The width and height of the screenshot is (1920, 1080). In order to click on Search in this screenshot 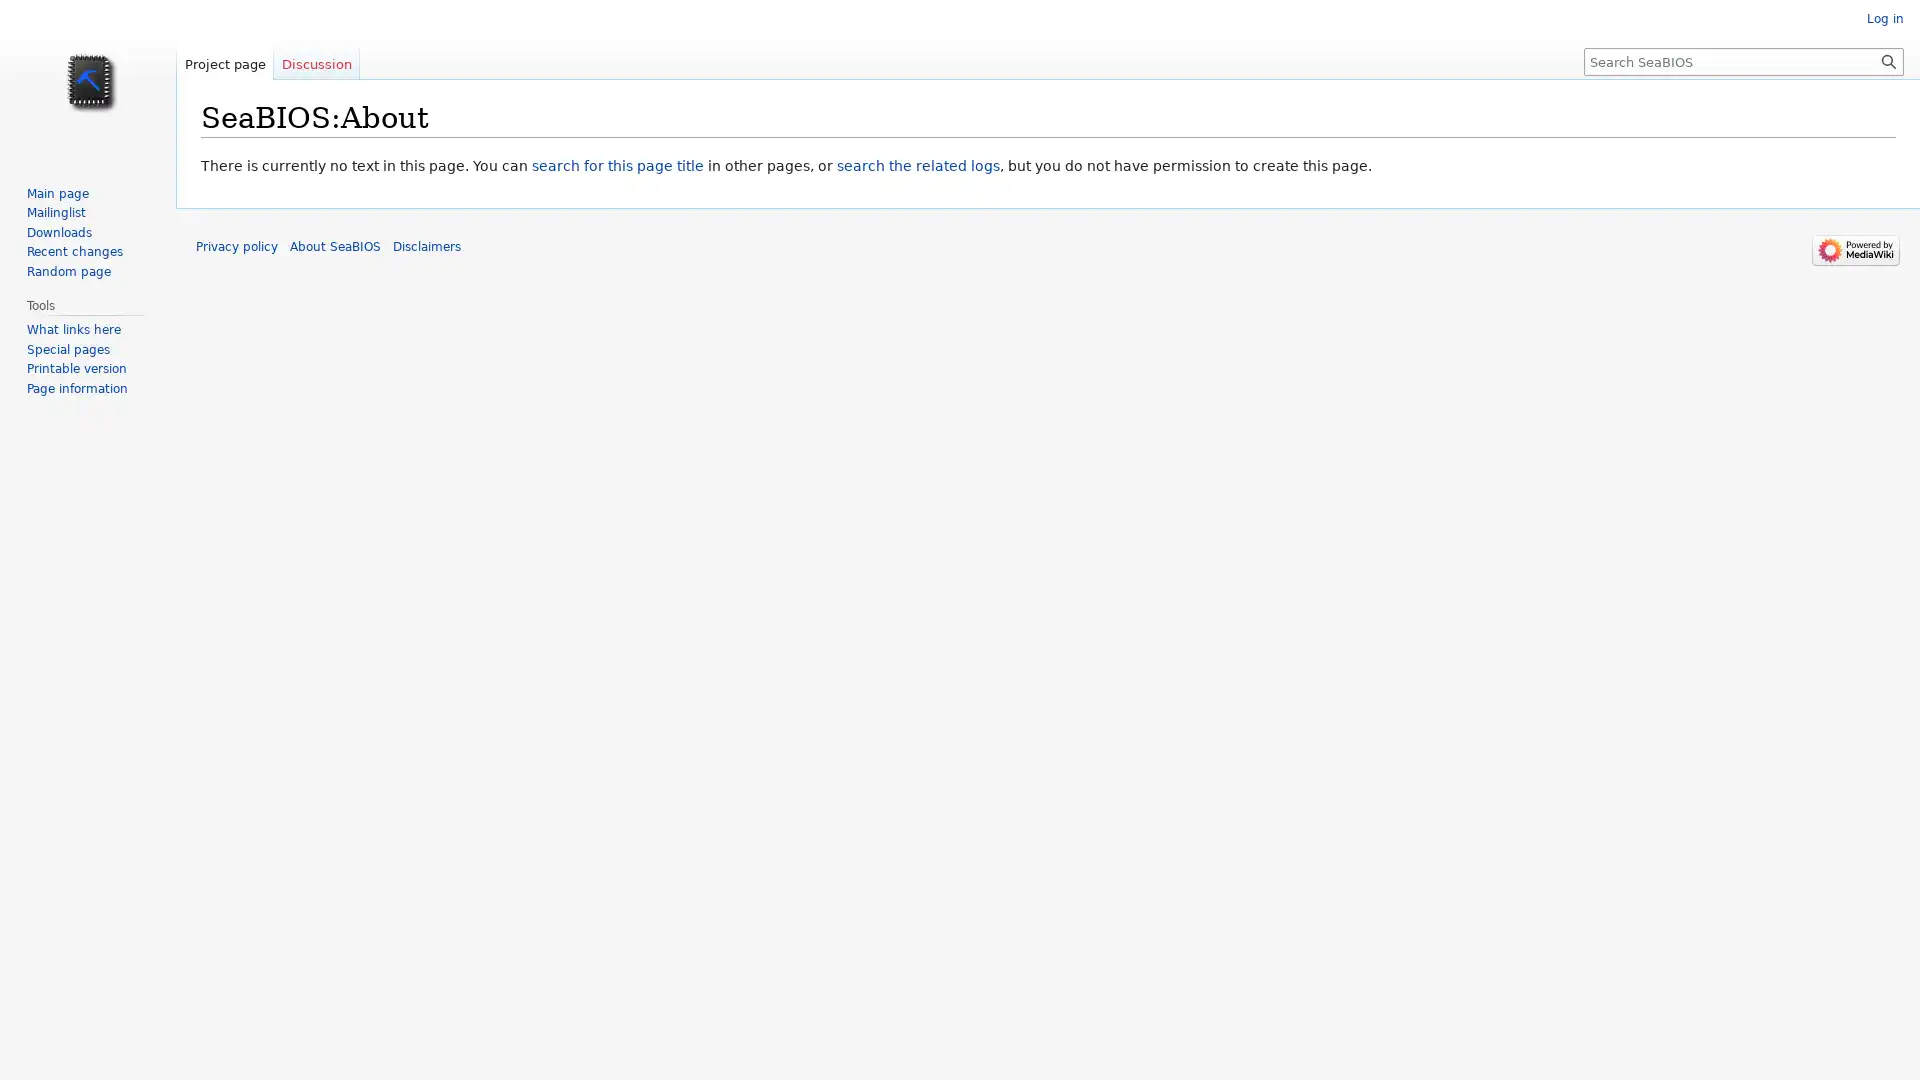, I will do `click(1888, 60)`.